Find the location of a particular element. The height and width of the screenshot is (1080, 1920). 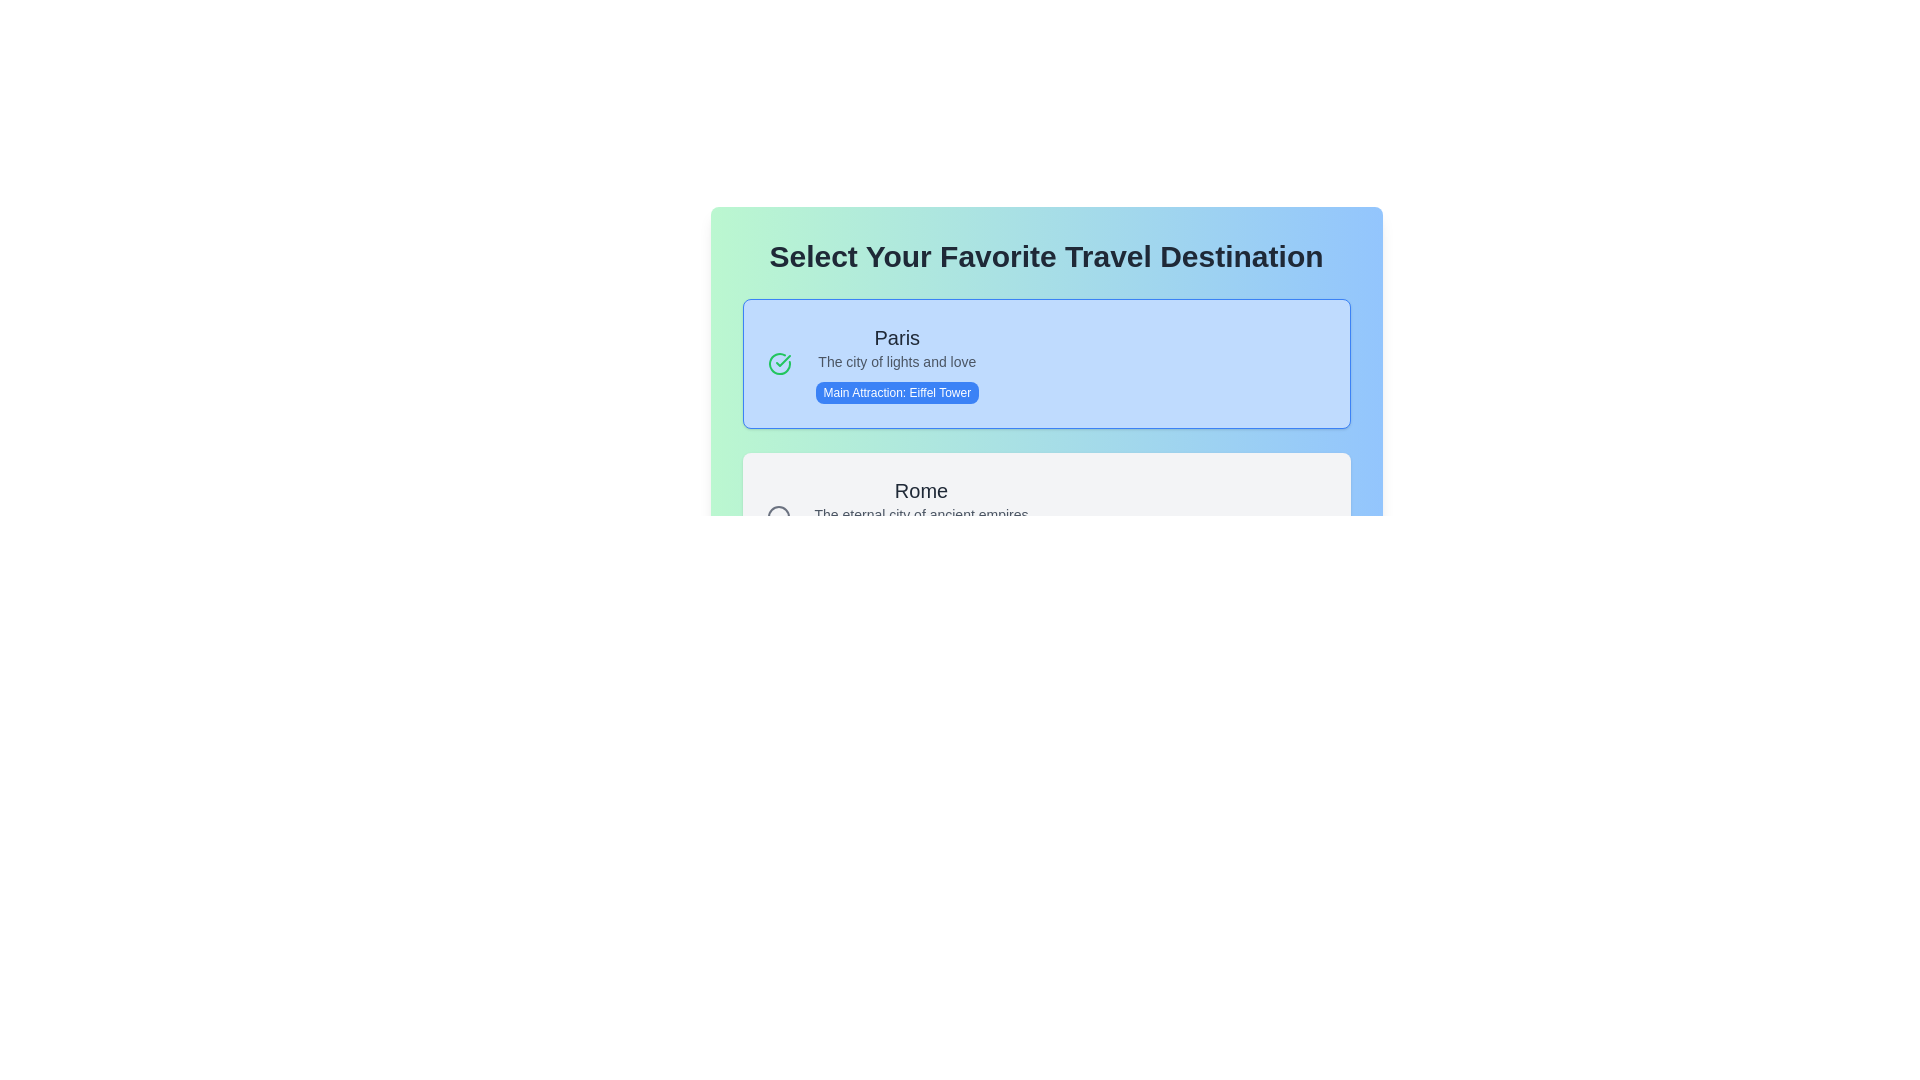

the text label displaying 'Paris', which is prominently styled in bold and dark gray color, located at the upper middle area of a highlighted card in the travel destinations list is located at coordinates (896, 337).